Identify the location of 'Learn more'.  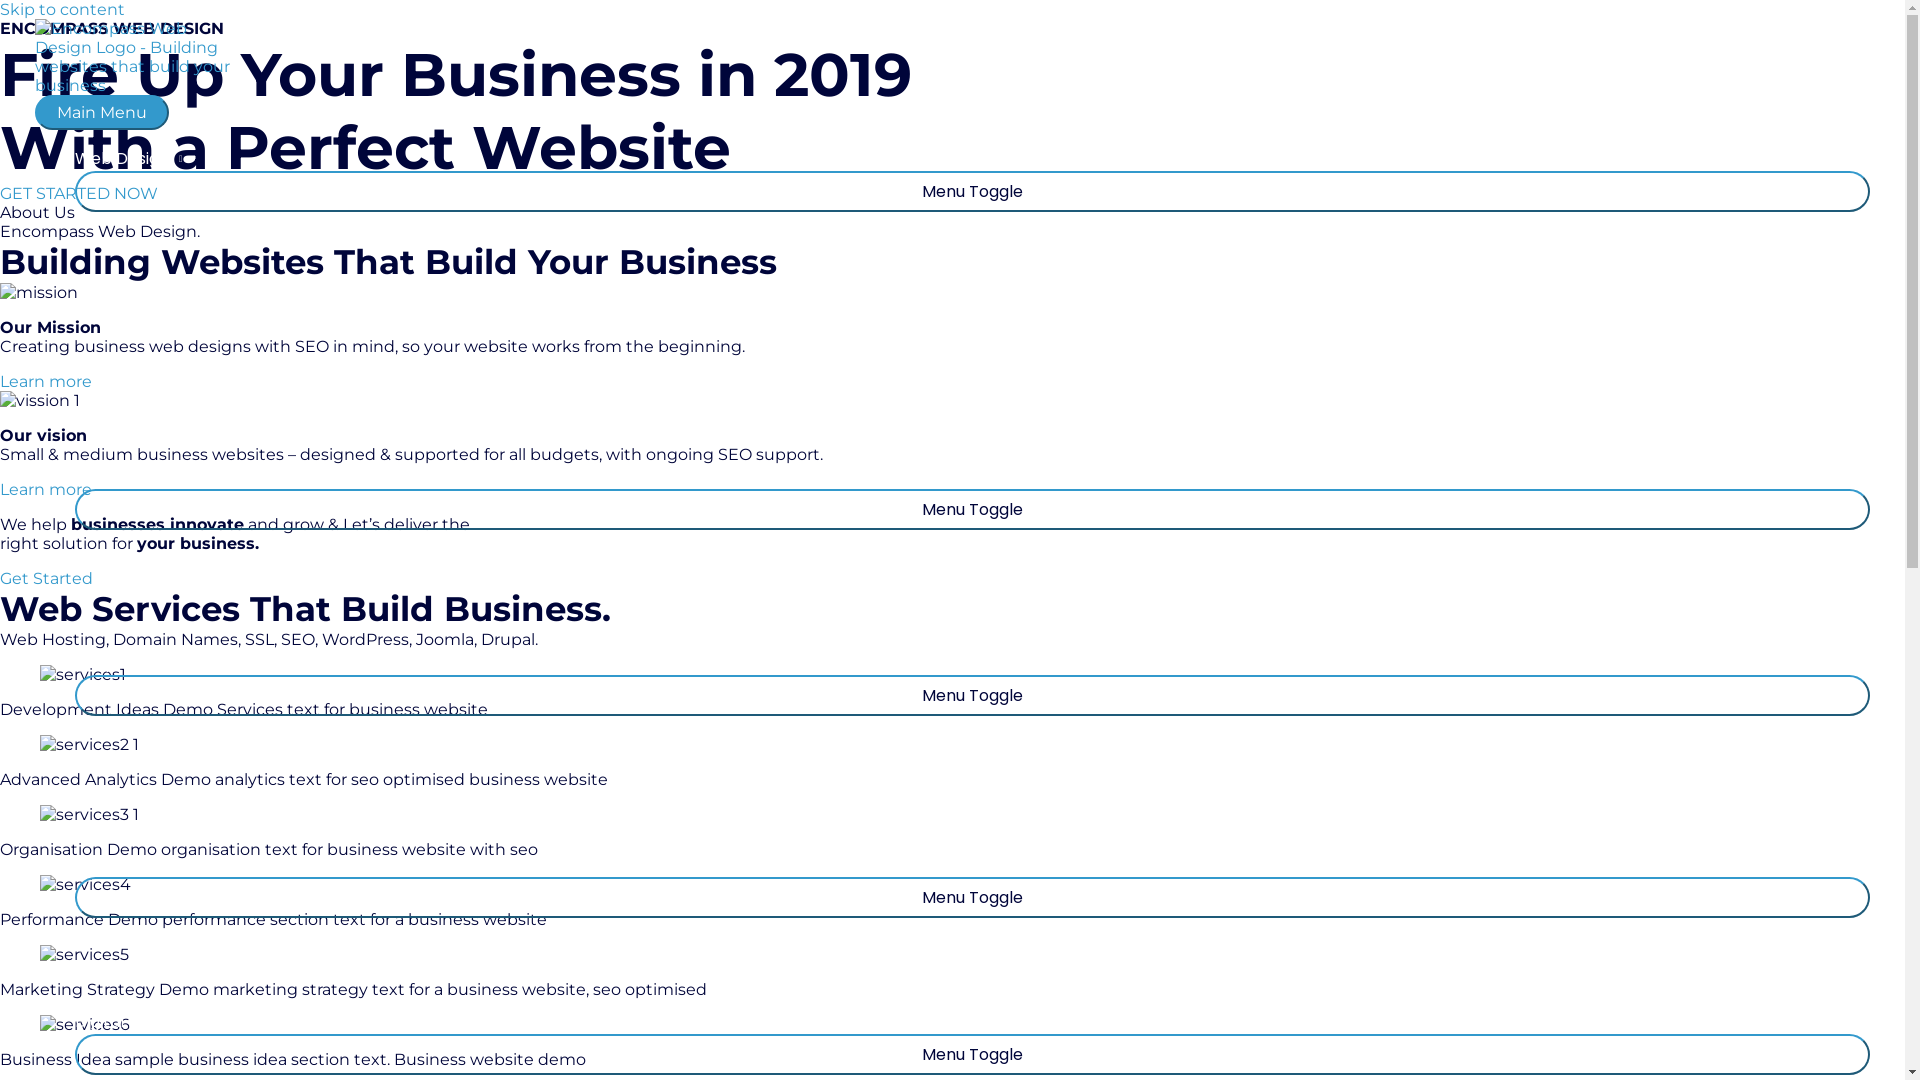
(46, 489).